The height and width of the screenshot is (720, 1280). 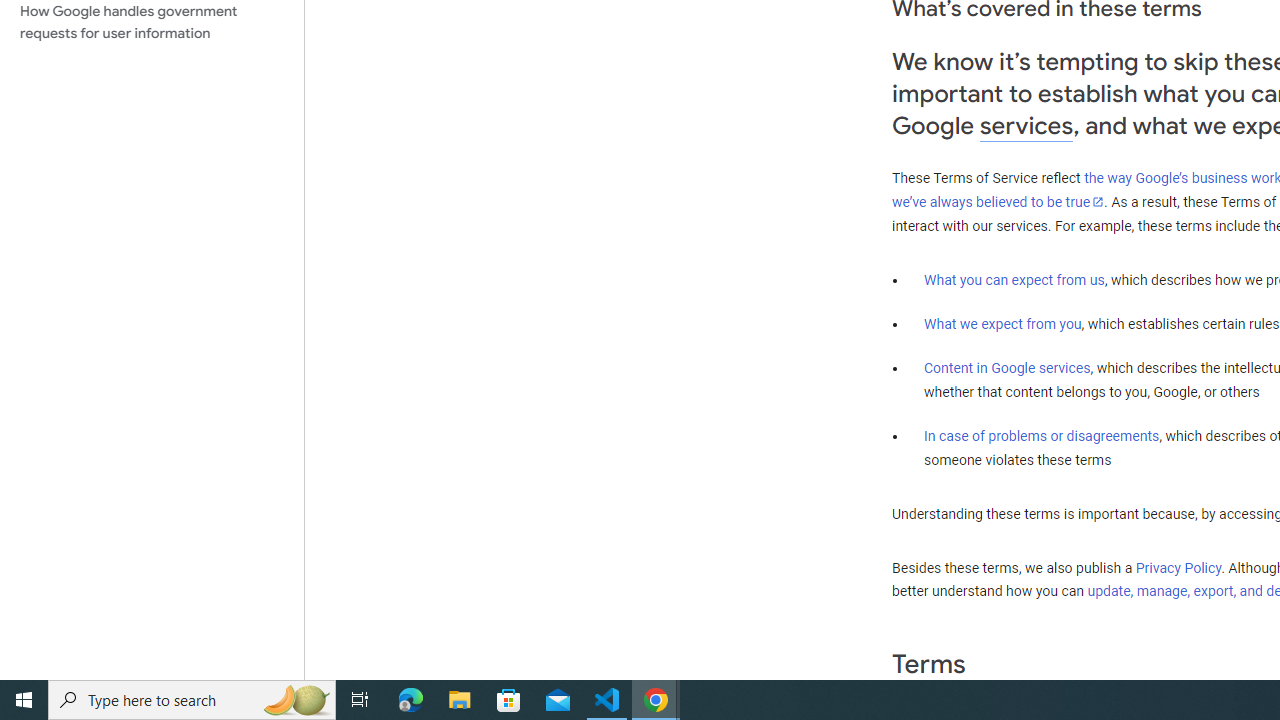 What do you see at coordinates (1014, 279) in the screenshot?
I see `'What you can expect from us'` at bounding box center [1014, 279].